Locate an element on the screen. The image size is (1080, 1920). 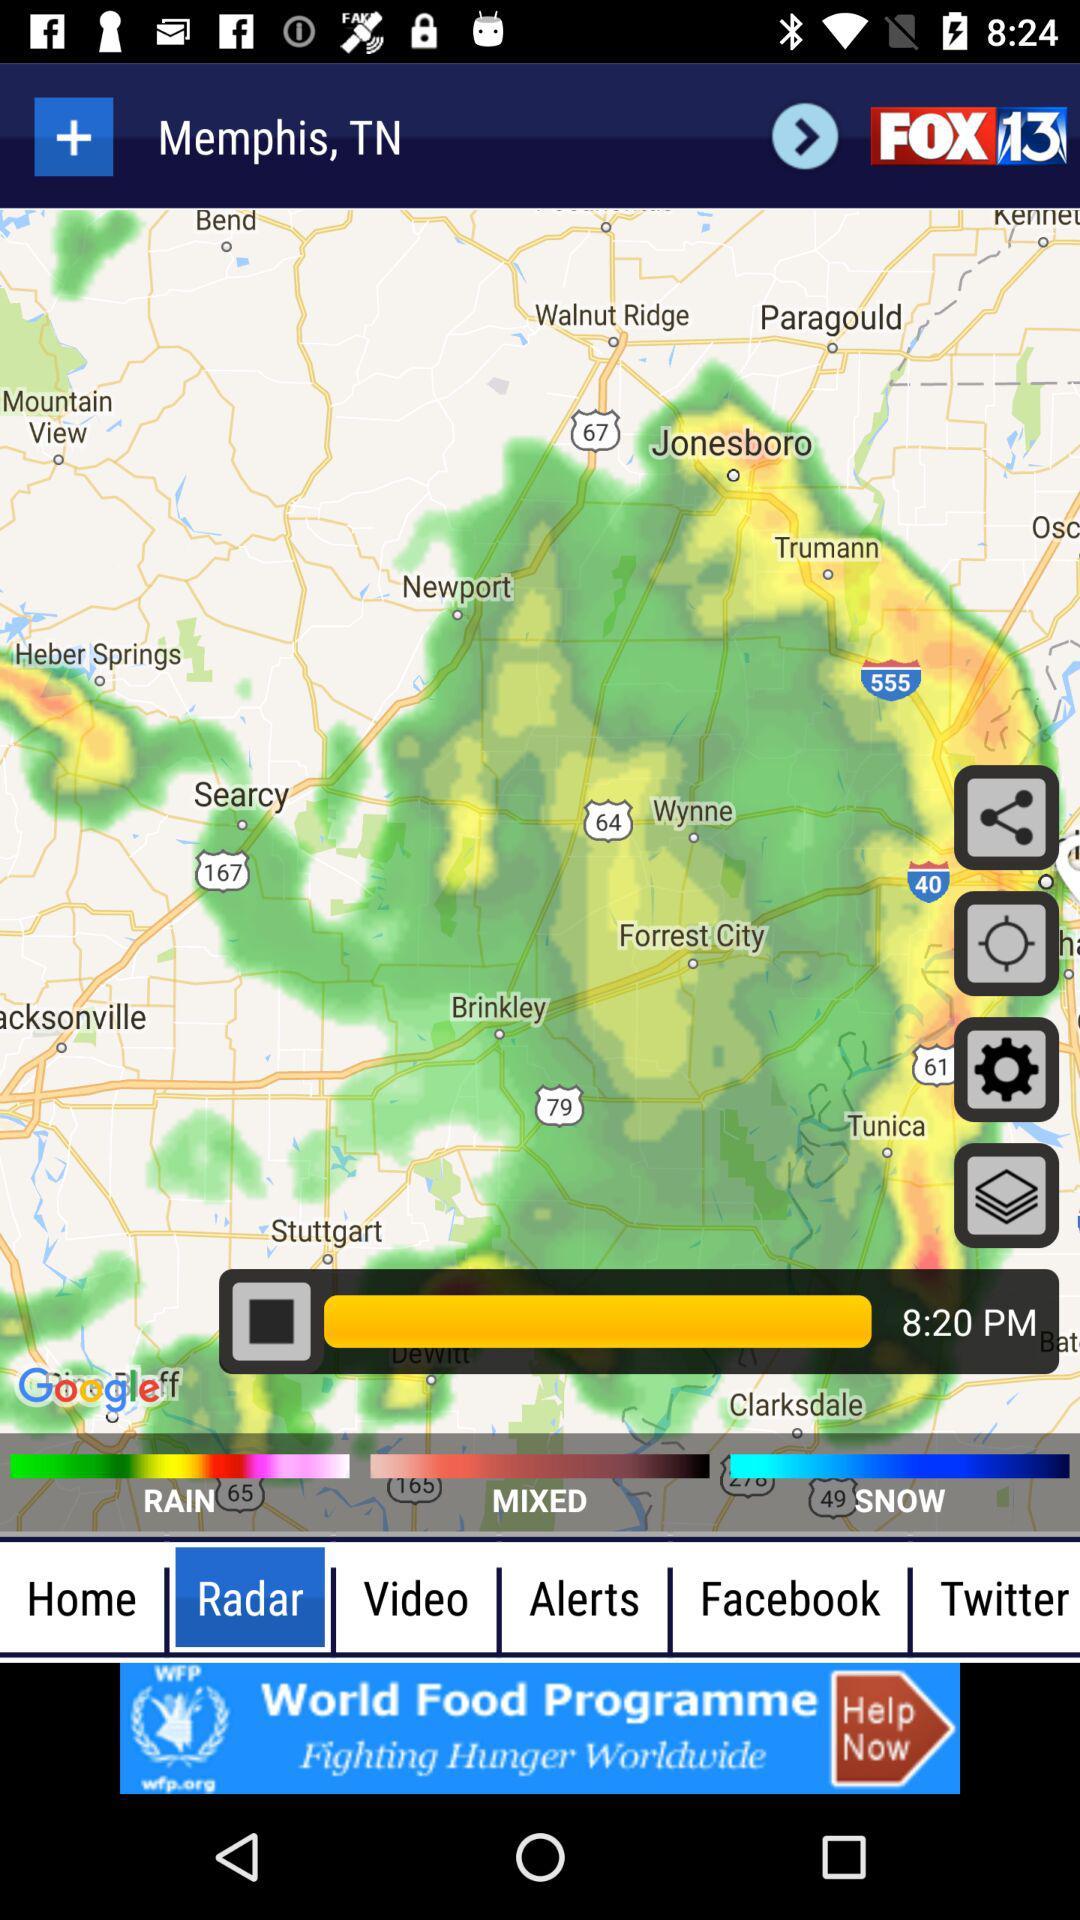
open advertisement is located at coordinates (540, 1727).